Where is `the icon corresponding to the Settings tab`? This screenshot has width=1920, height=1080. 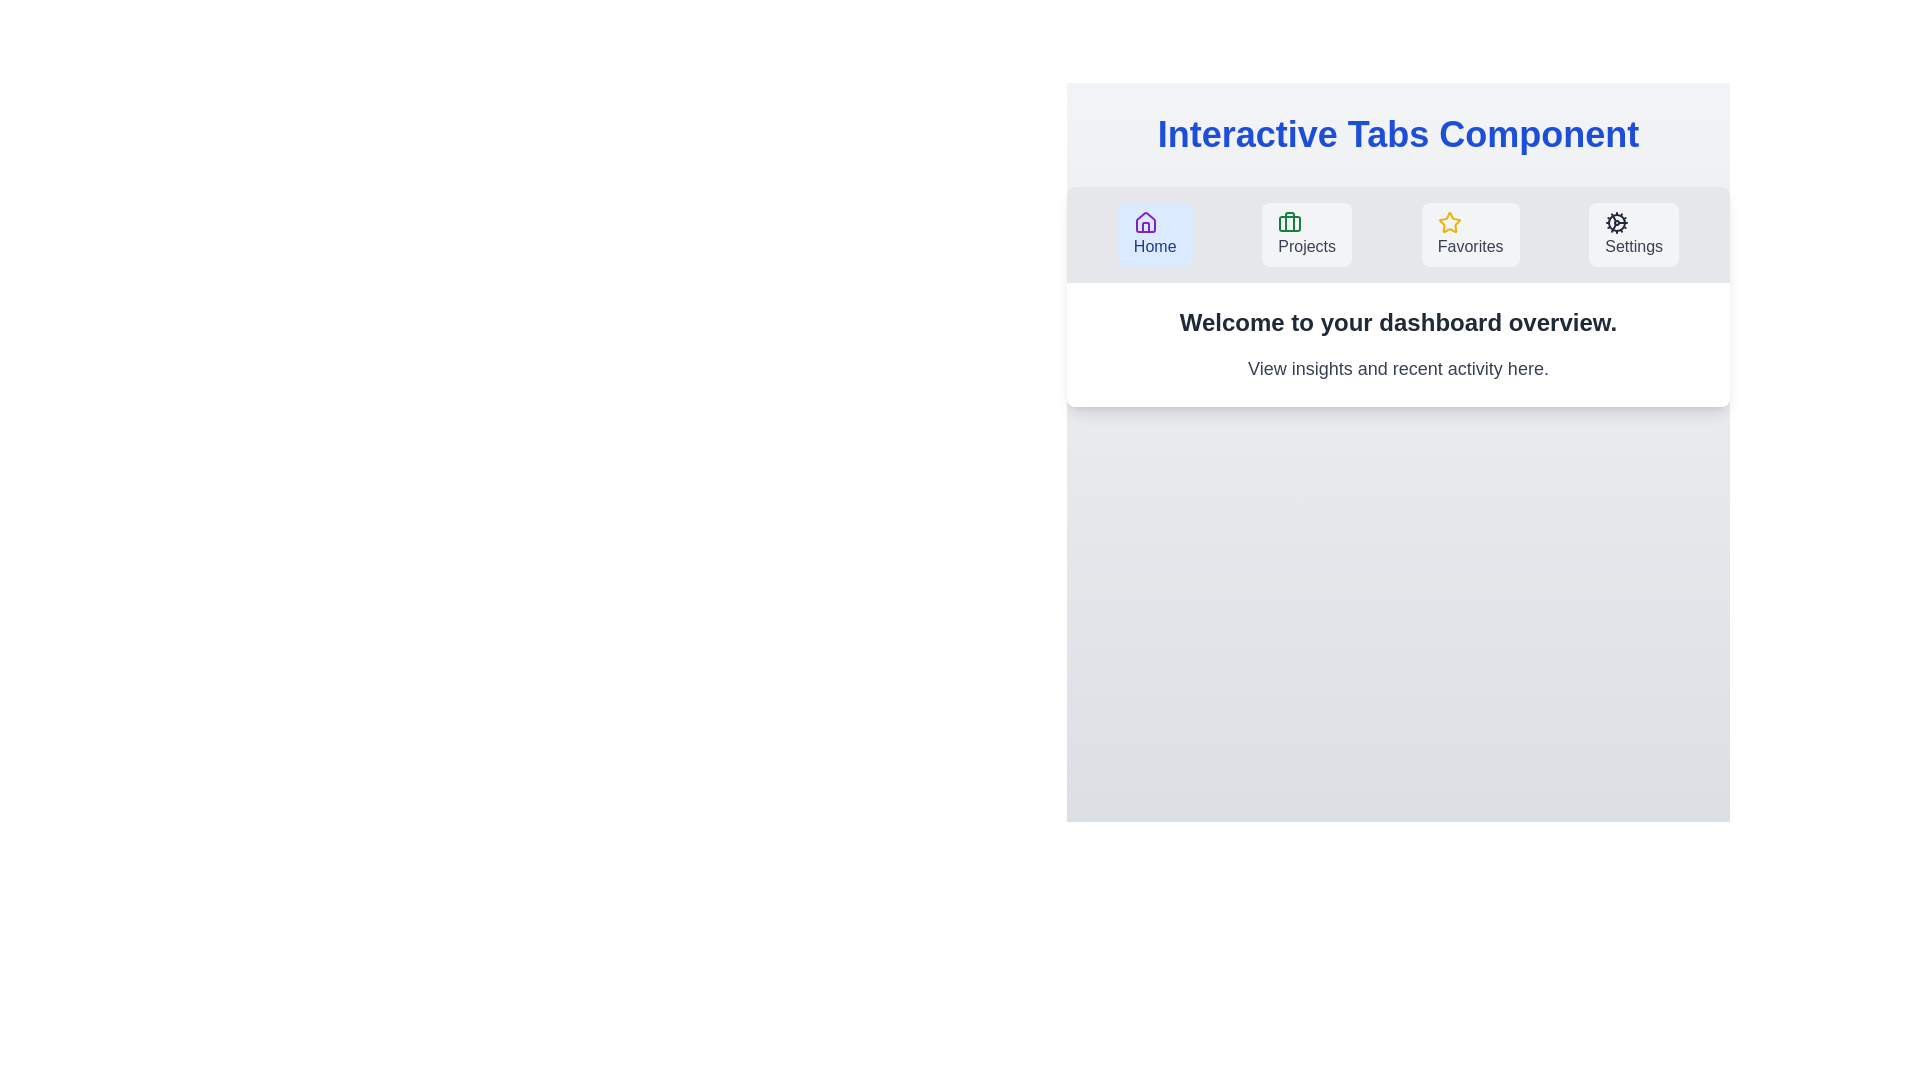 the icon corresponding to the Settings tab is located at coordinates (1617, 223).